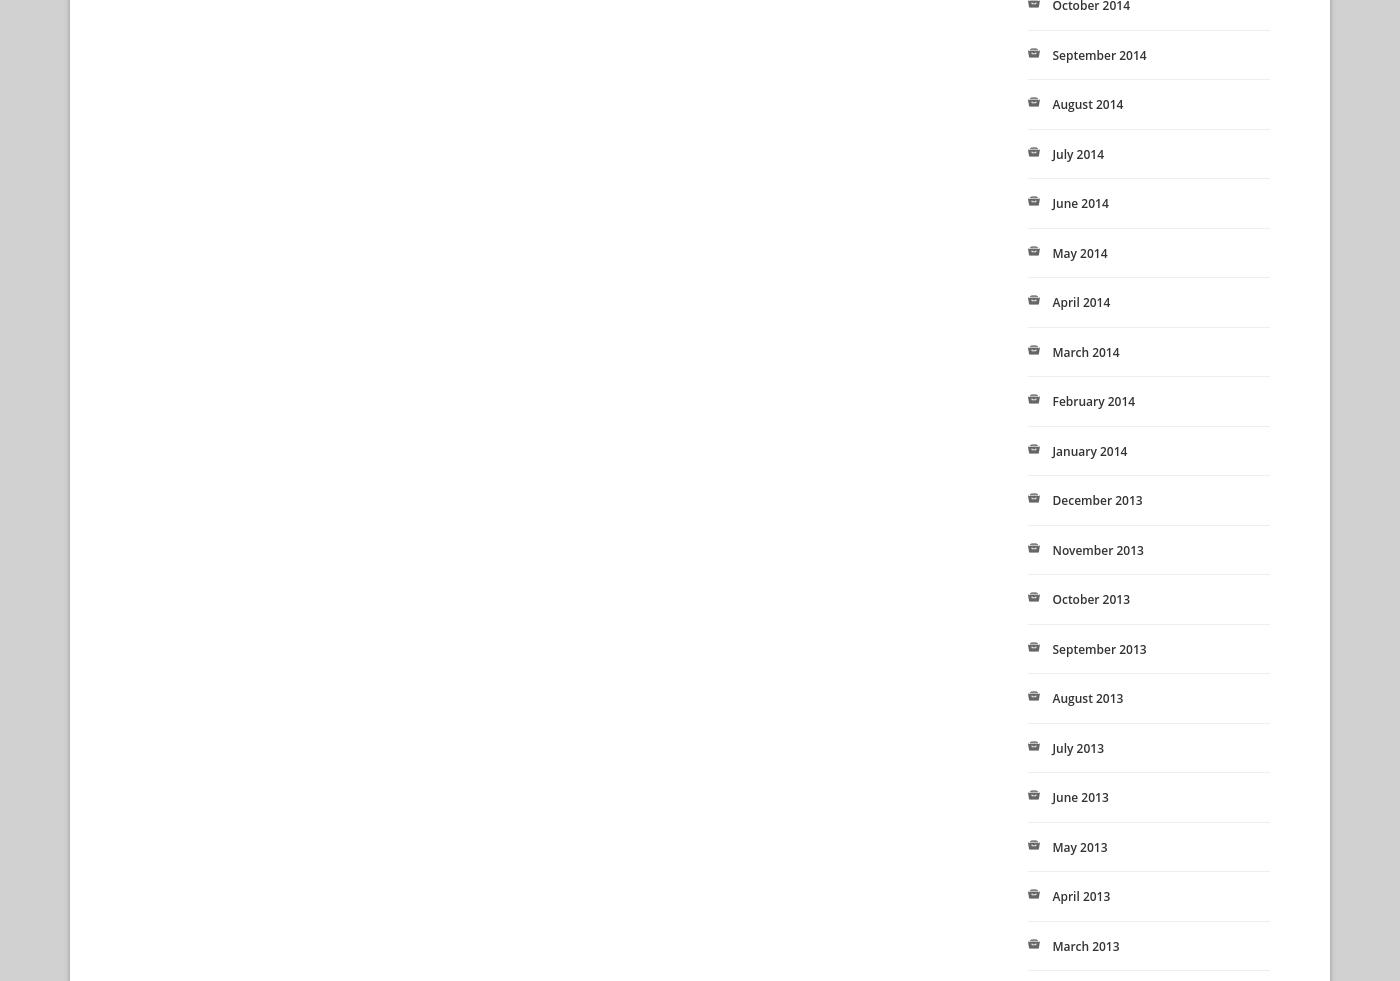 The image size is (1400, 981). I want to click on 'September 2013', so click(1099, 648).